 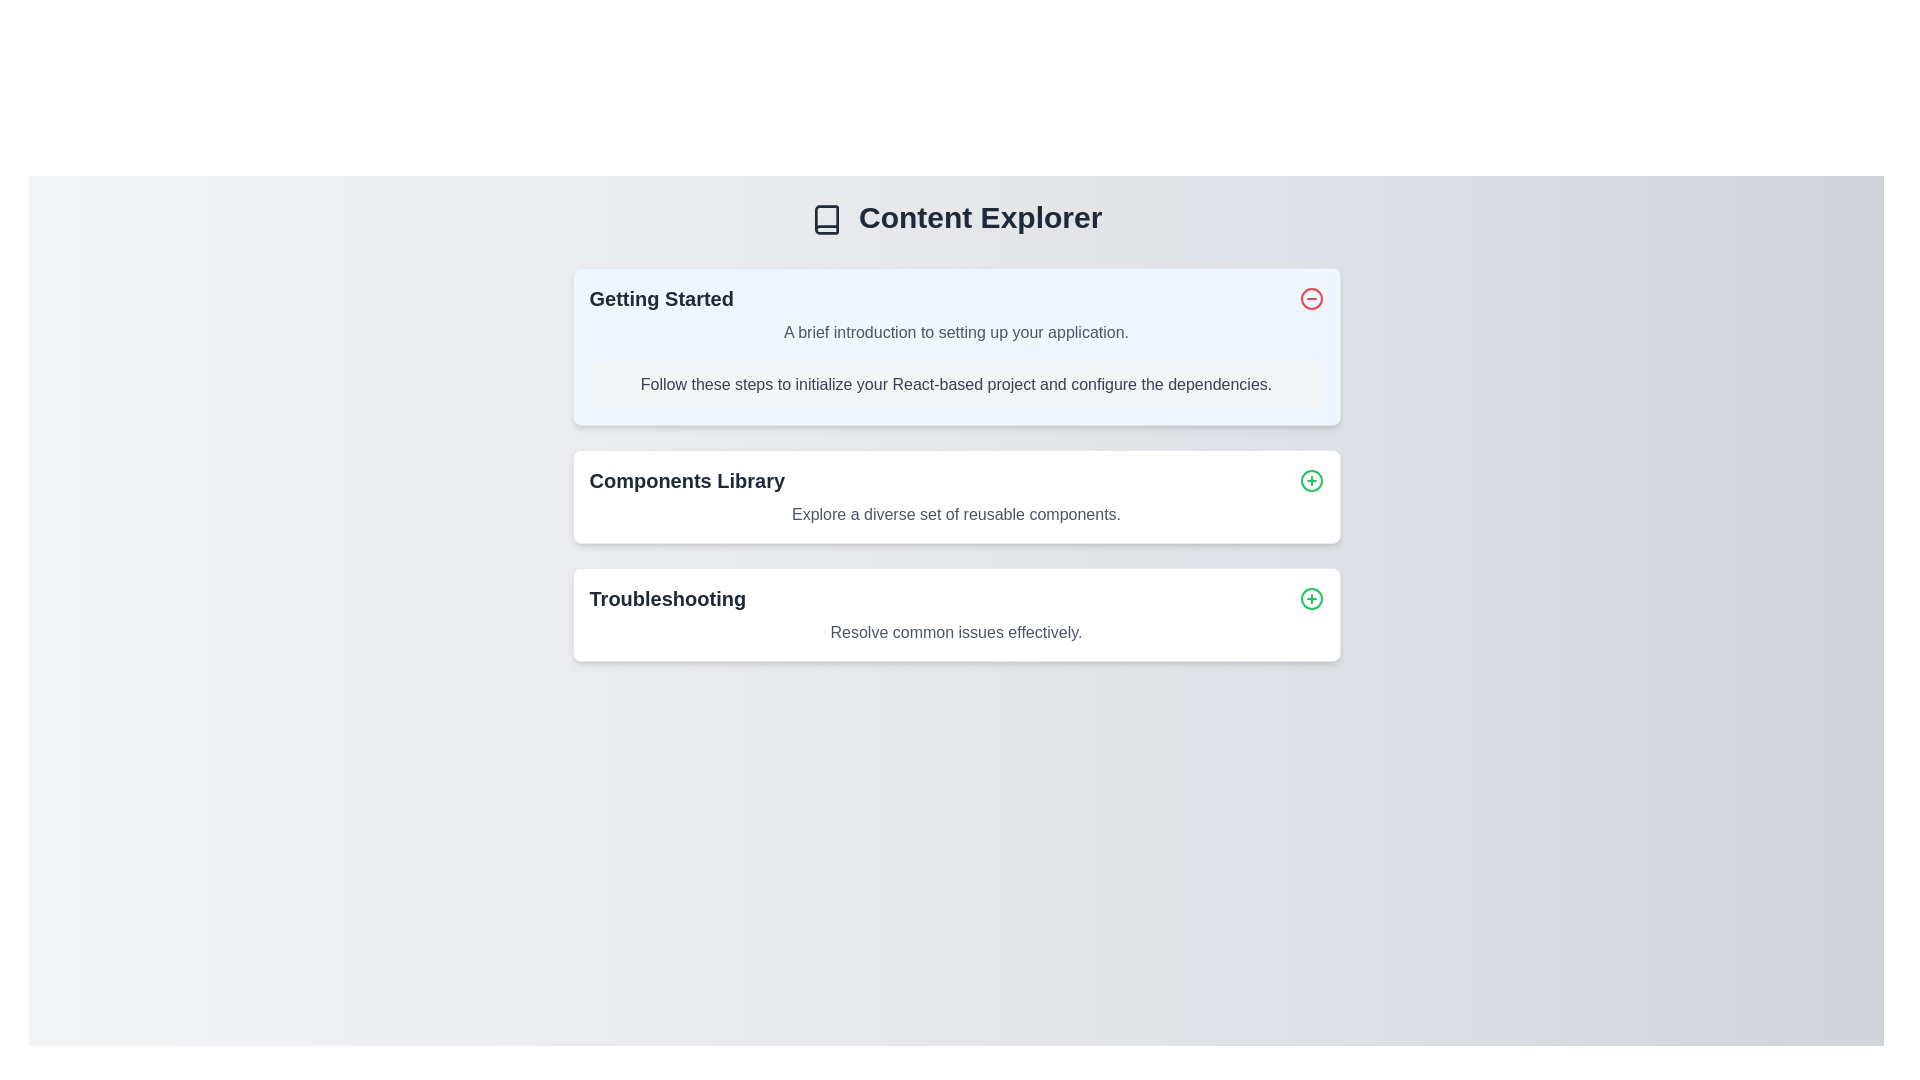 What do you see at coordinates (955, 514) in the screenshot?
I see `the static text element that provides descriptive information about the 'Components Library' section, located centrally under the title text` at bounding box center [955, 514].